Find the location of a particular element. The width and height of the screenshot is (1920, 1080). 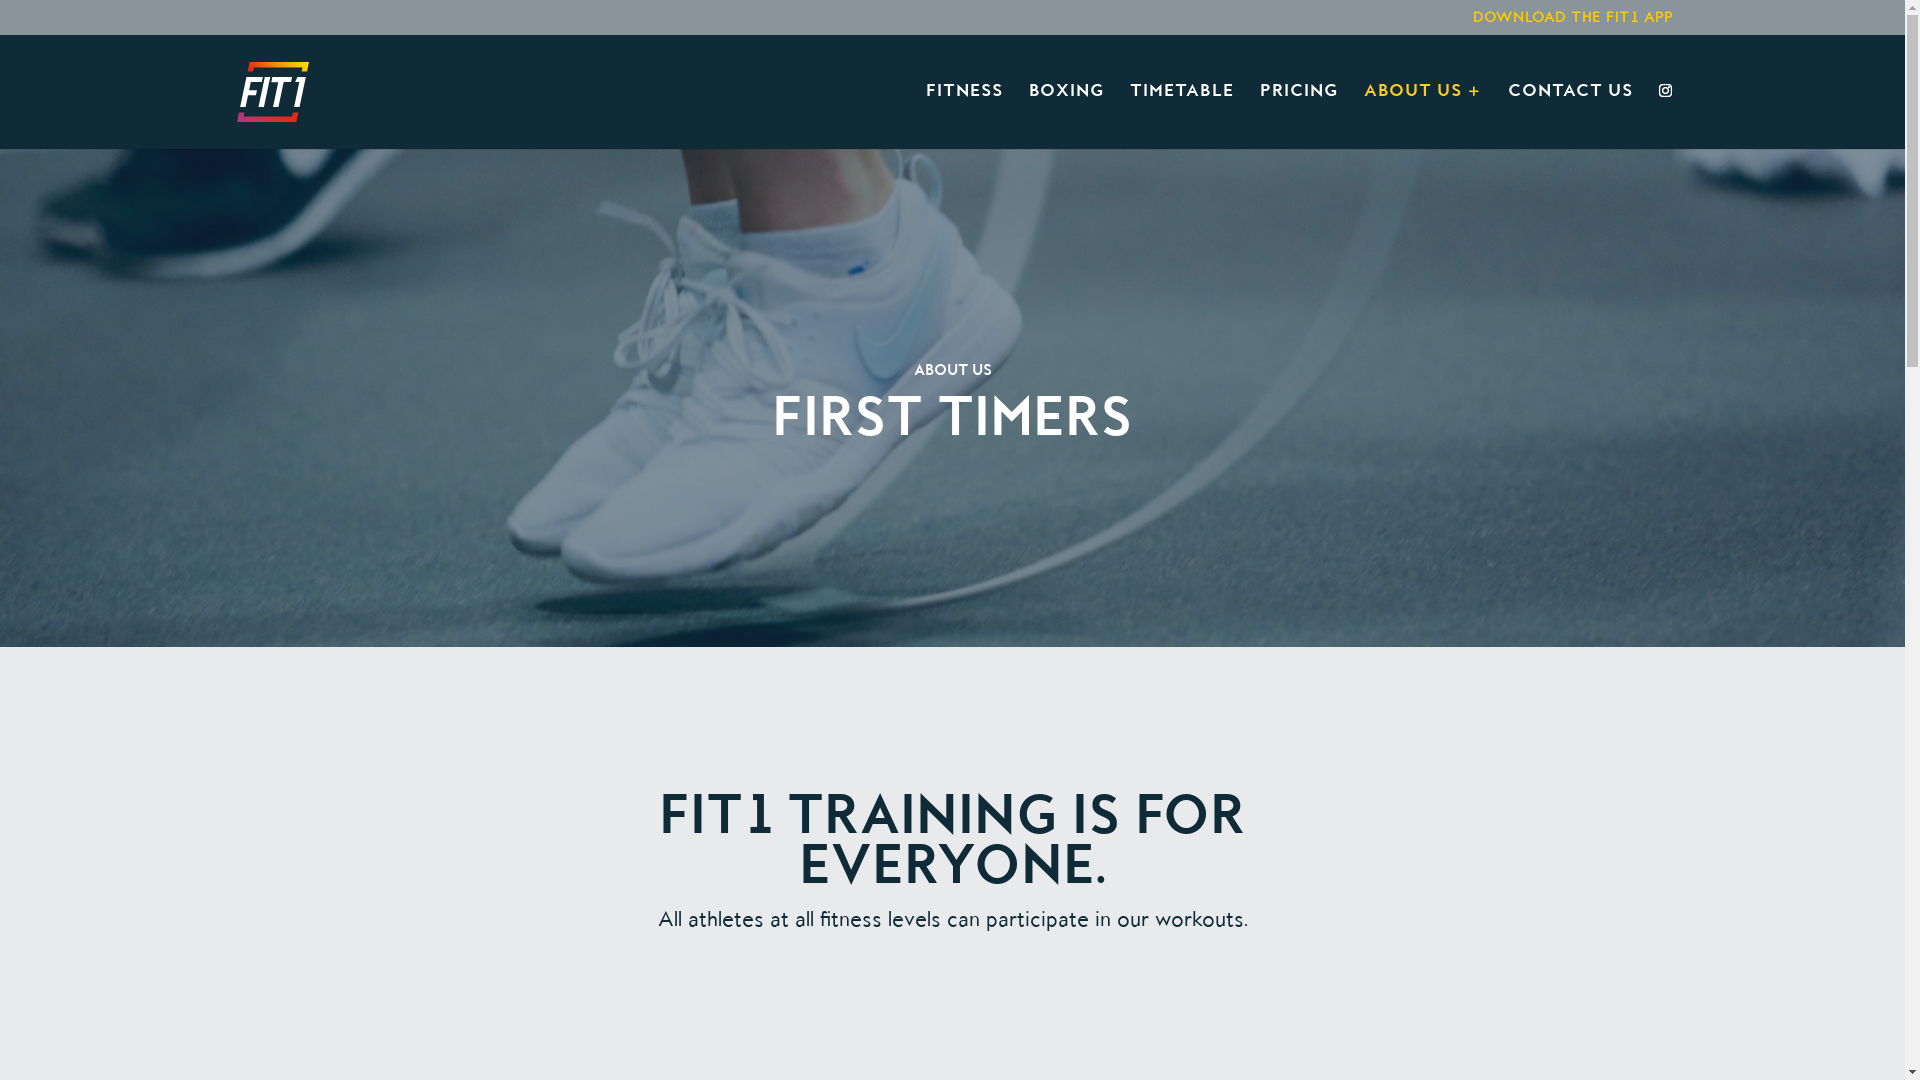

'PRICING' is located at coordinates (1299, 116).